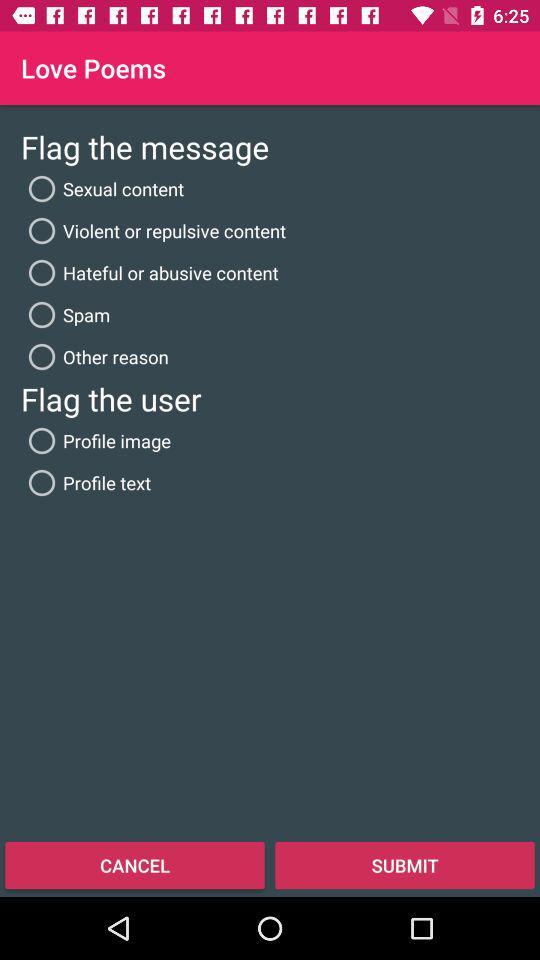 Image resolution: width=540 pixels, height=960 pixels. What do you see at coordinates (95, 441) in the screenshot?
I see `icon below flag the user item` at bounding box center [95, 441].